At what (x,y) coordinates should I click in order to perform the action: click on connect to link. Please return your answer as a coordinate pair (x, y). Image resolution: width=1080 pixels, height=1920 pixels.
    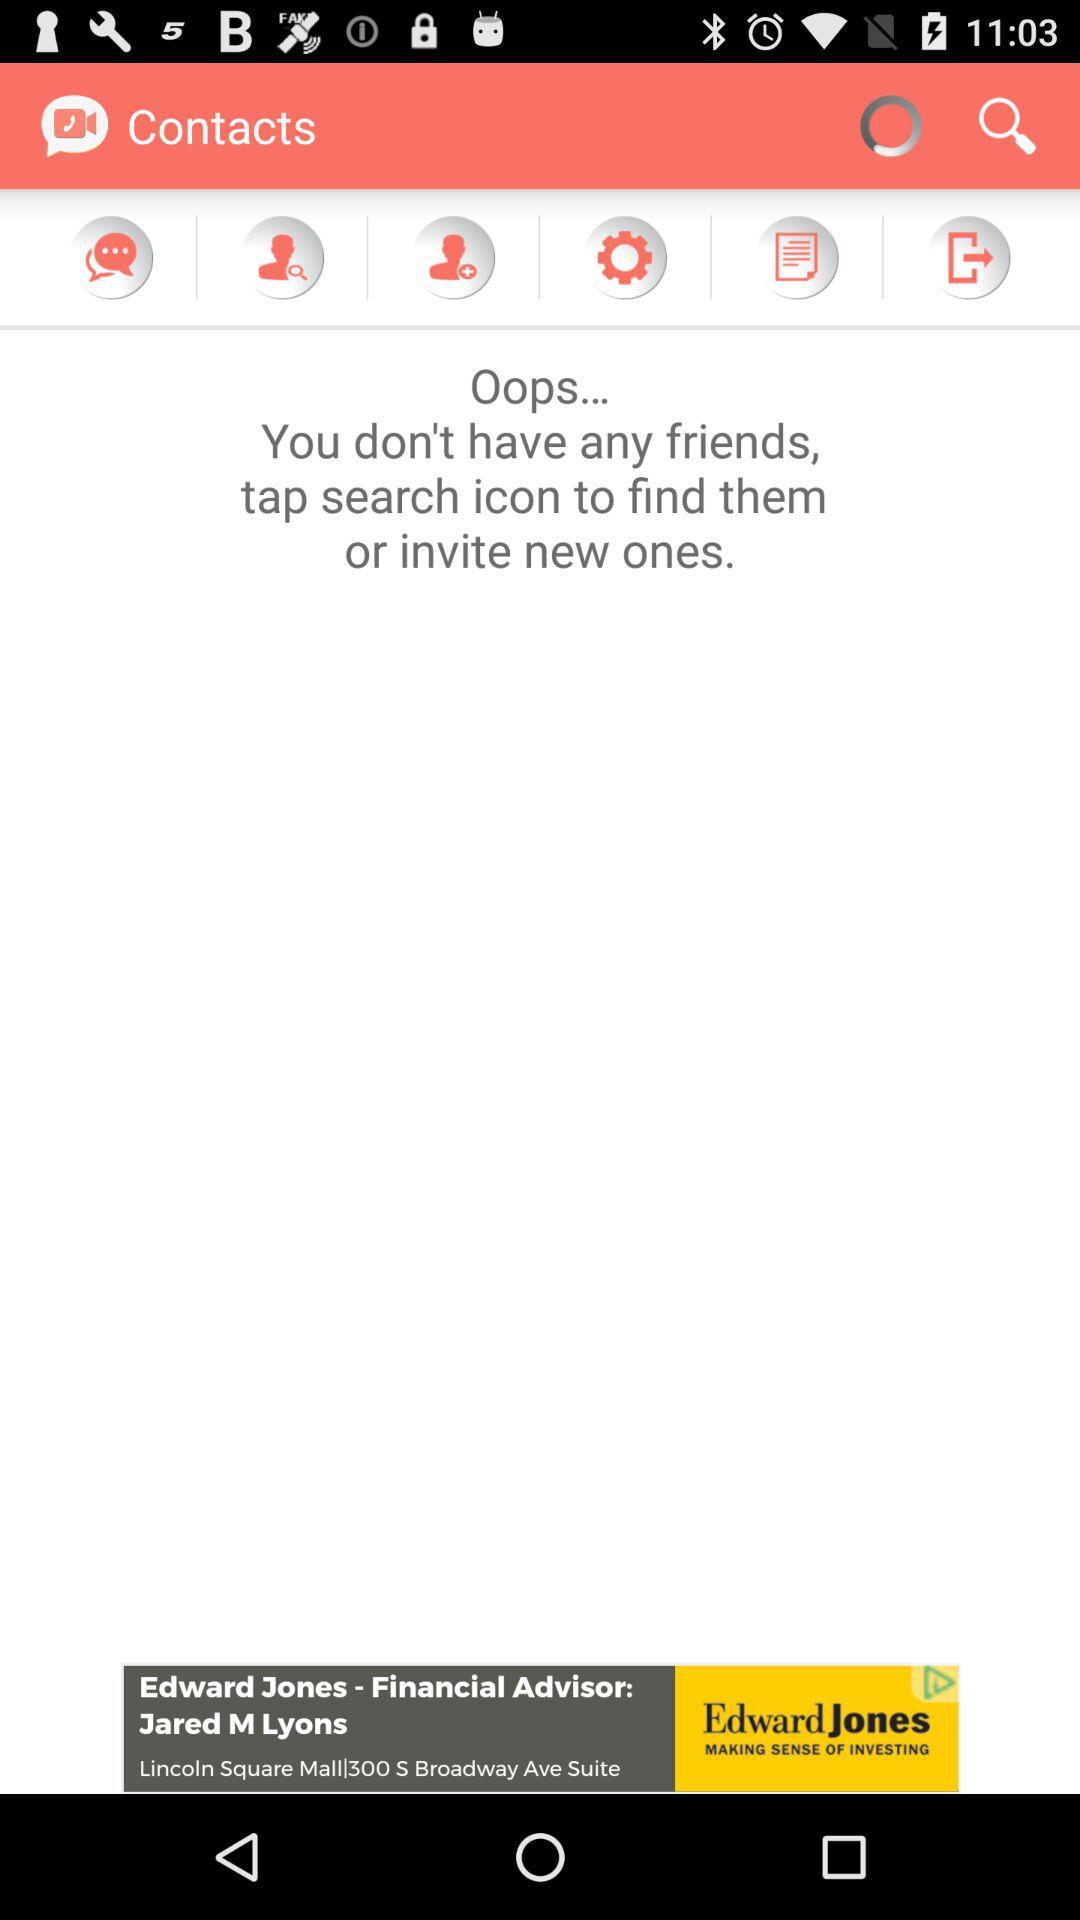
    Looking at the image, I should click on (540, 1727).